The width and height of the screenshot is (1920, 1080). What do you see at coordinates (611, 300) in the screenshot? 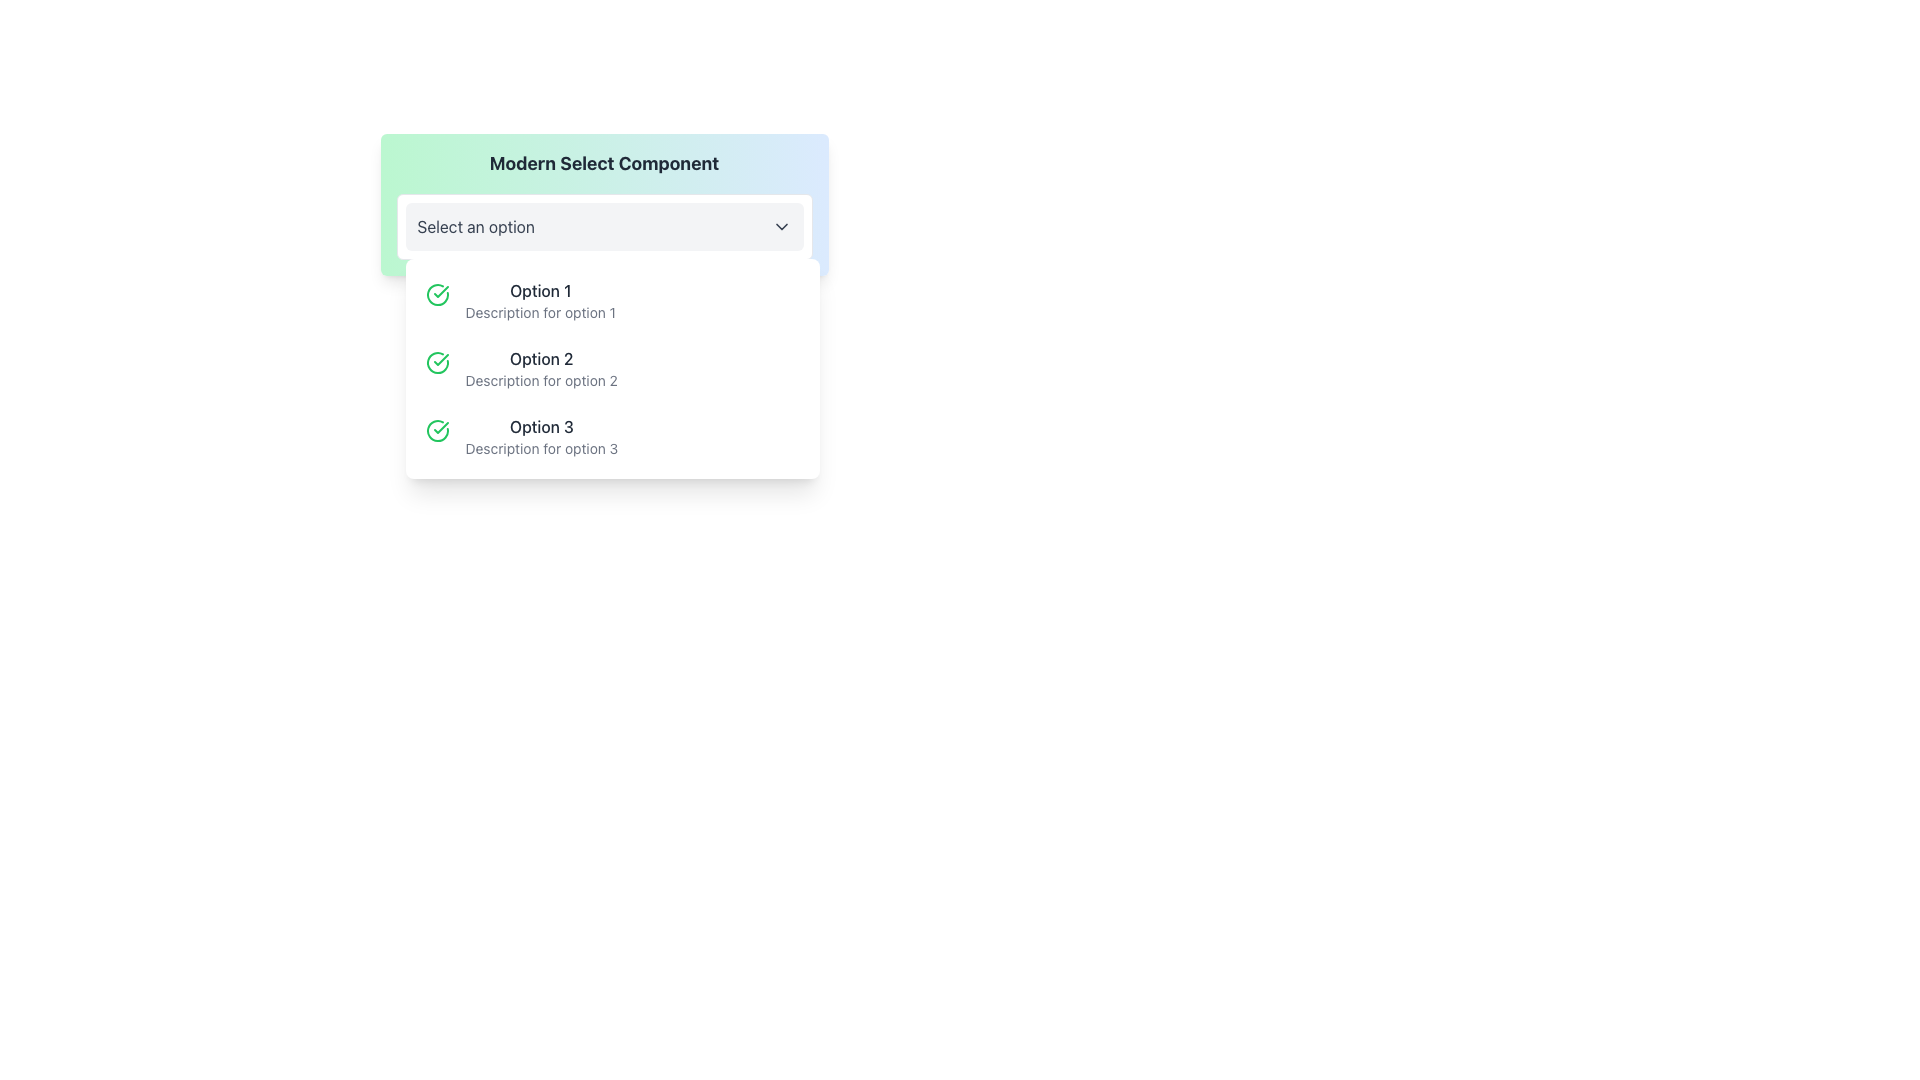
I see `the first selectable item in the dropdown menu labeled 'Modern Select Component'` at bounding box center [611, 300].